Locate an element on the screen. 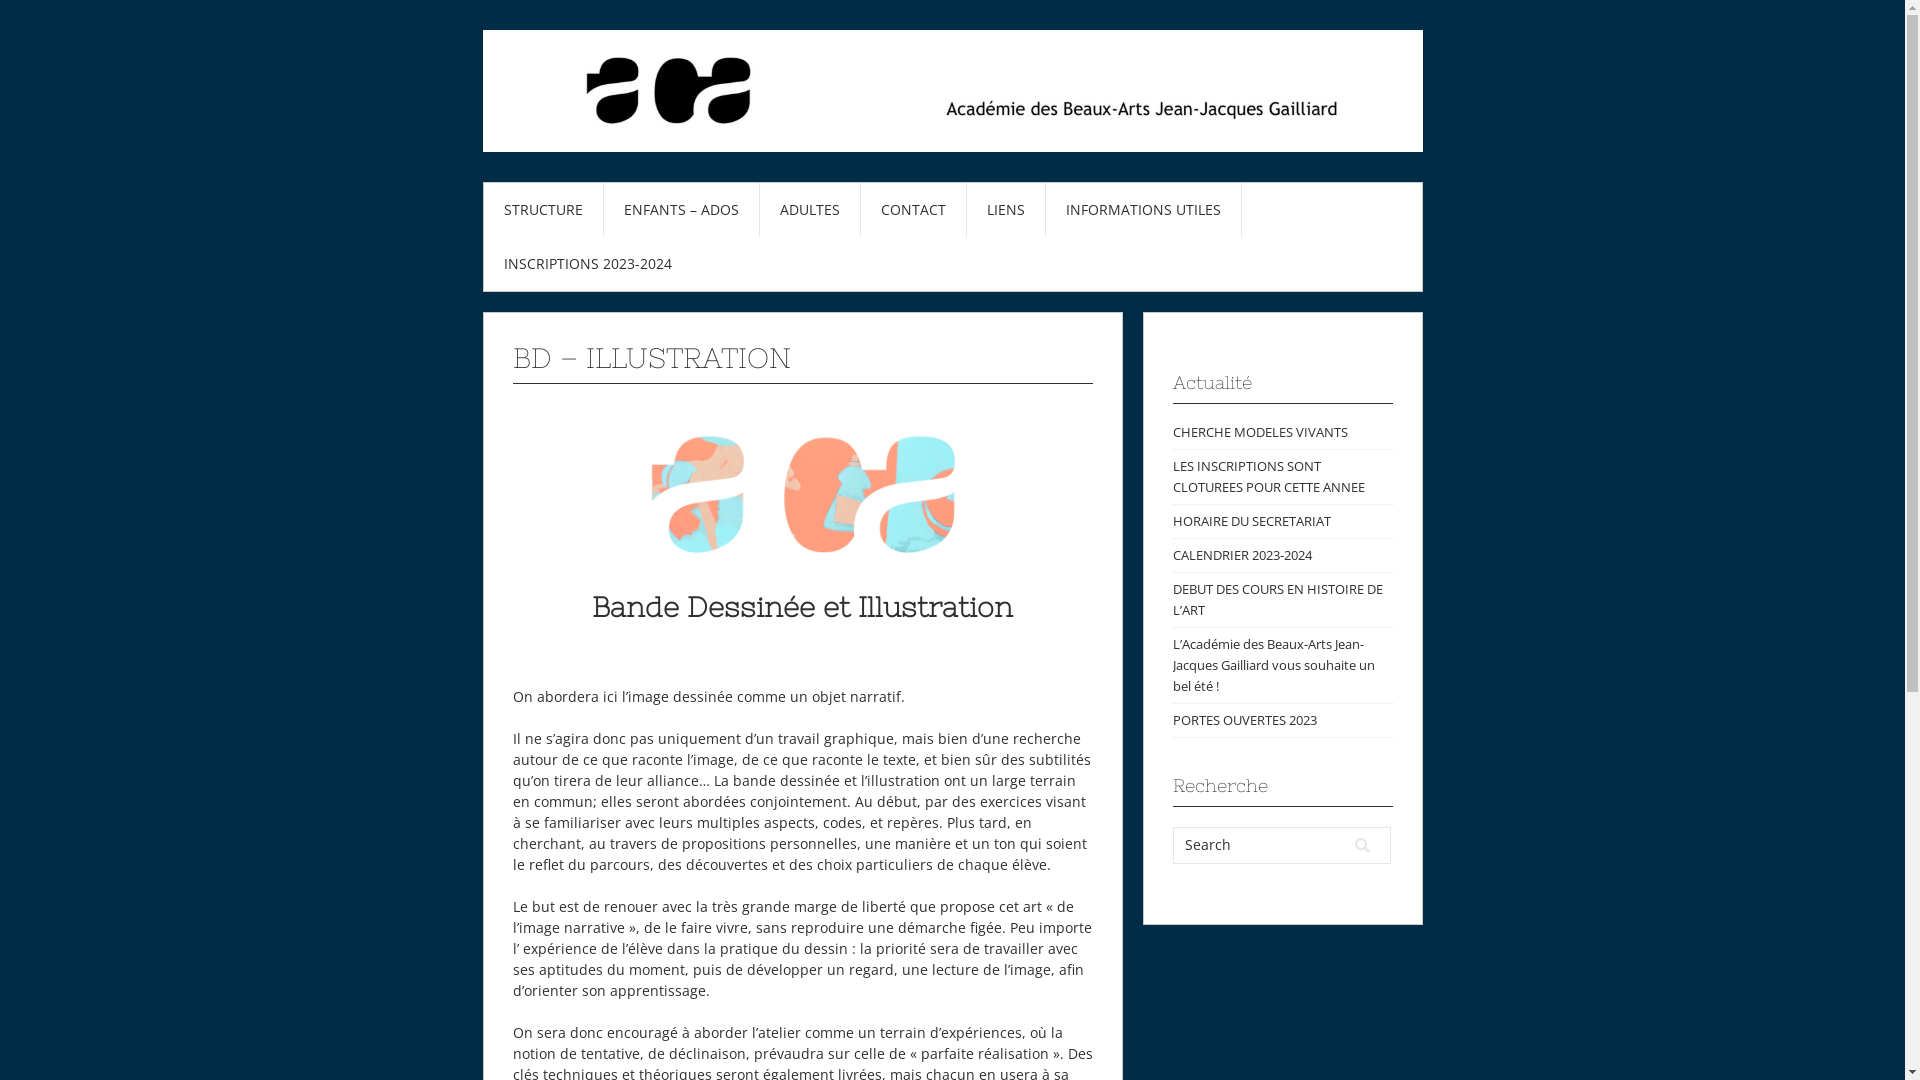 The image size is (1920, 1080). 'Search' is located at coordinates (1361, 845).